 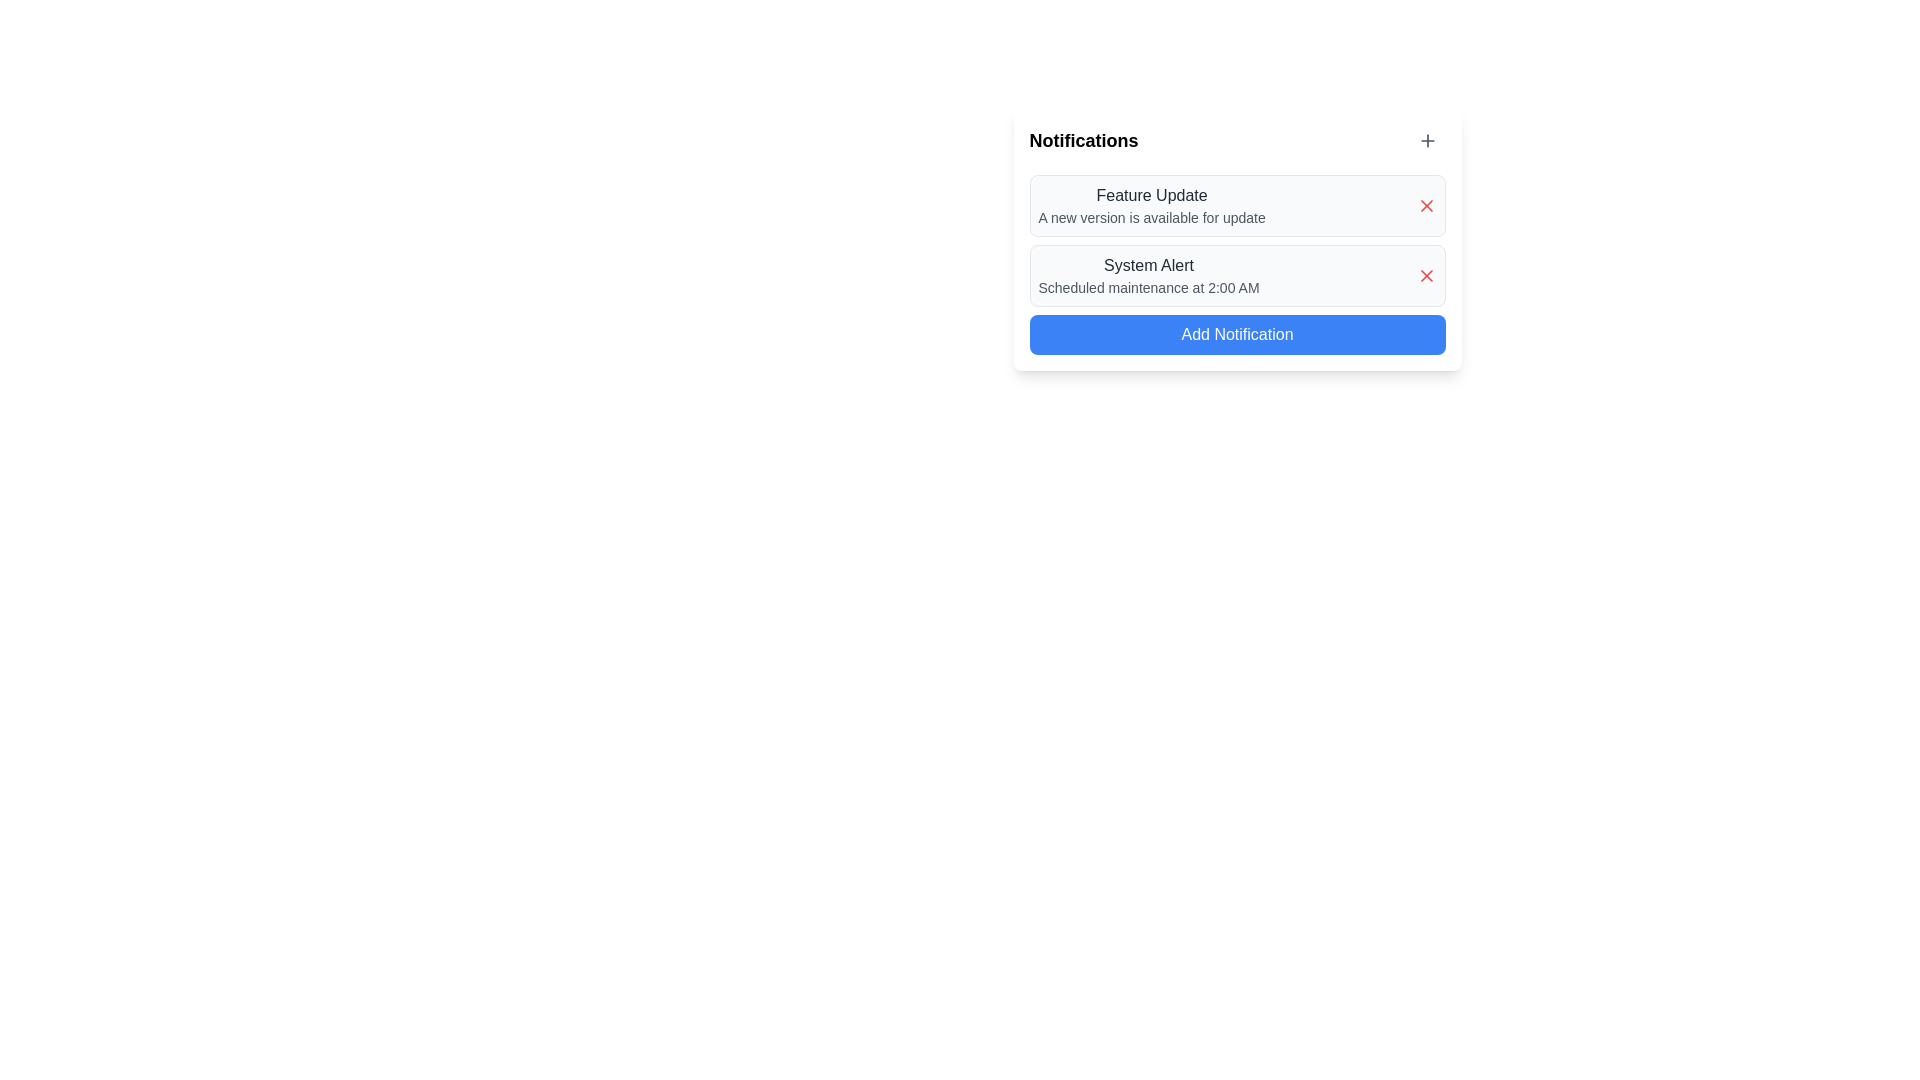 I want to click on the text label displaying 'Feature Update' which is bold and dark gray, located in the notifications section as the title of the first notification entry, so click(x=1152, y=196).